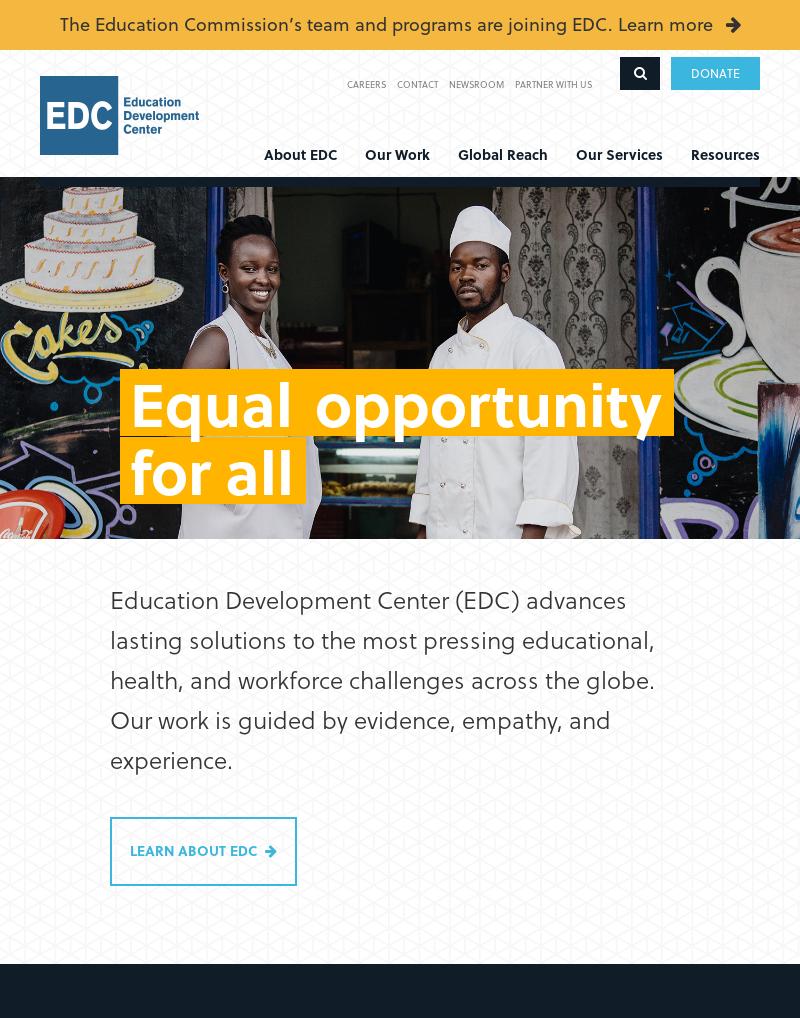  I want to click on 'Early Childhood Development and Learning', so click(72, 291).